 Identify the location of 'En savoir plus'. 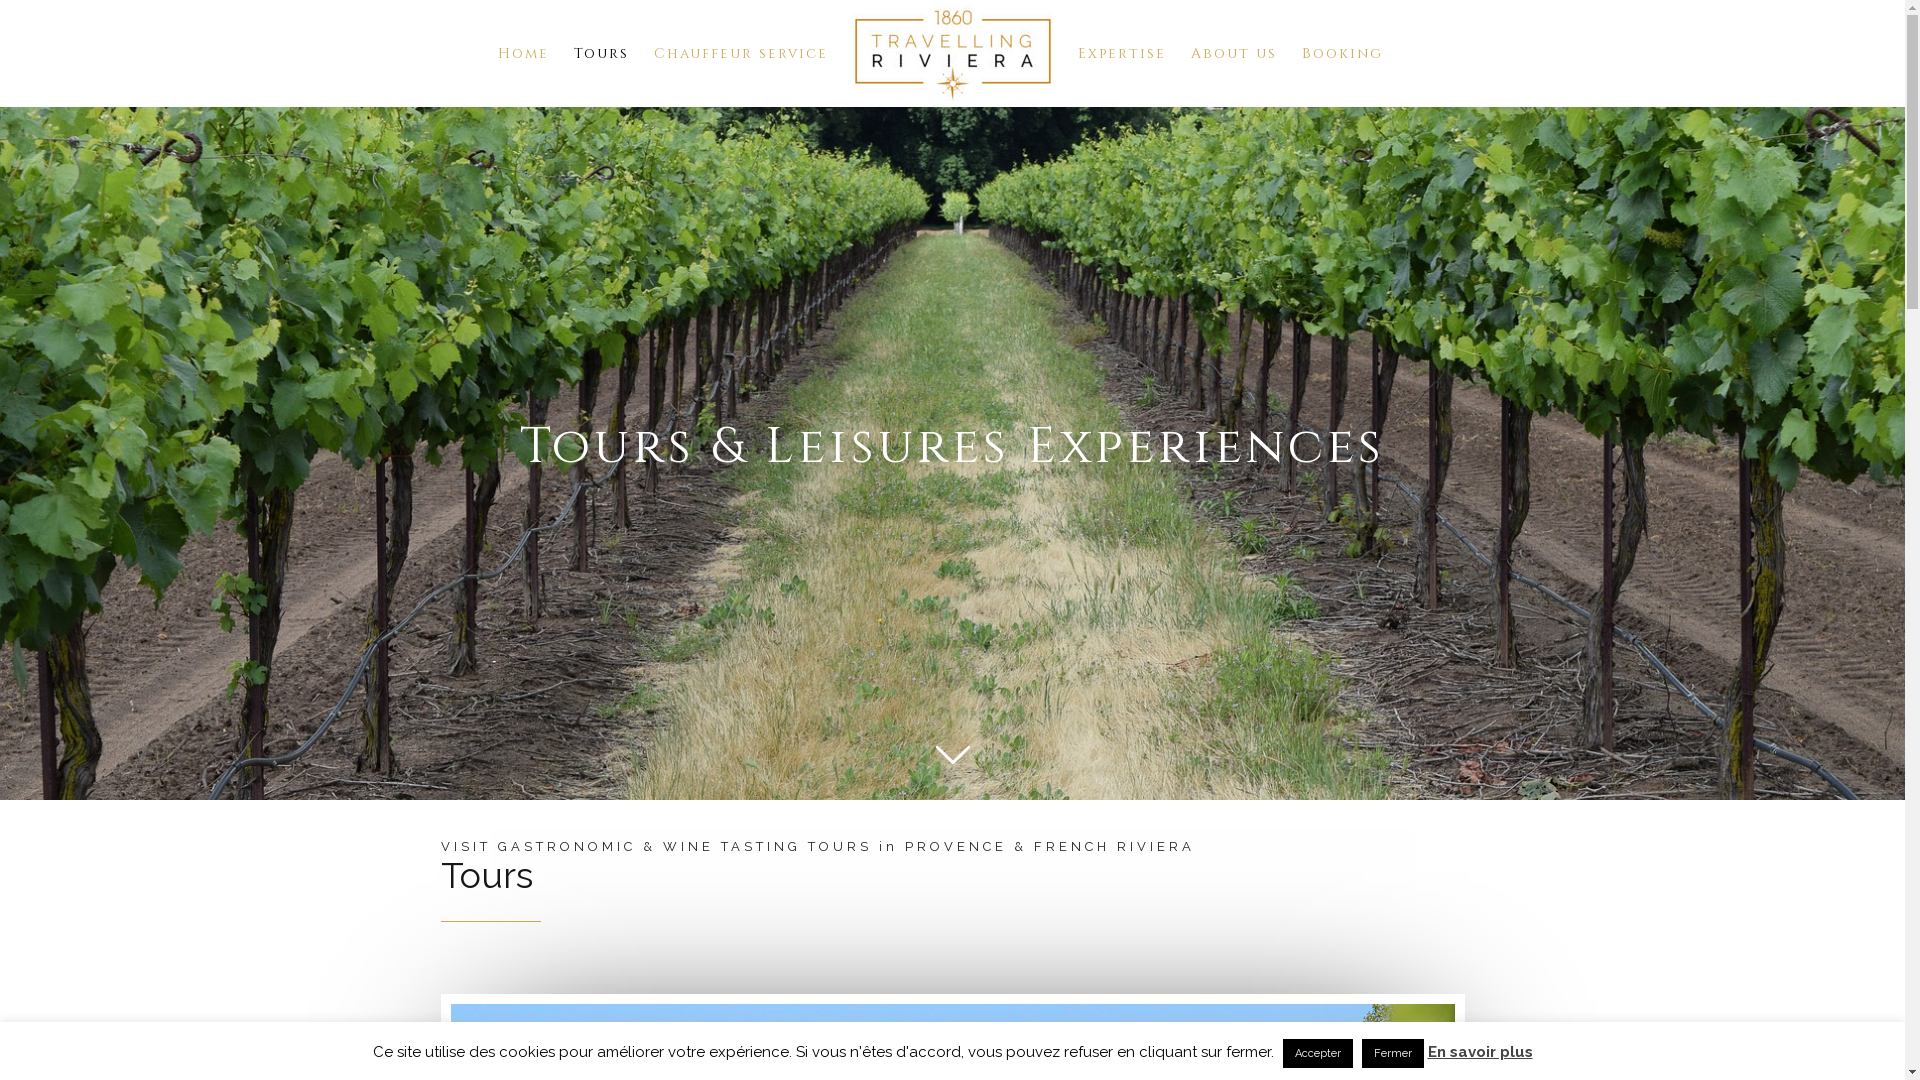
(1427, 1051).